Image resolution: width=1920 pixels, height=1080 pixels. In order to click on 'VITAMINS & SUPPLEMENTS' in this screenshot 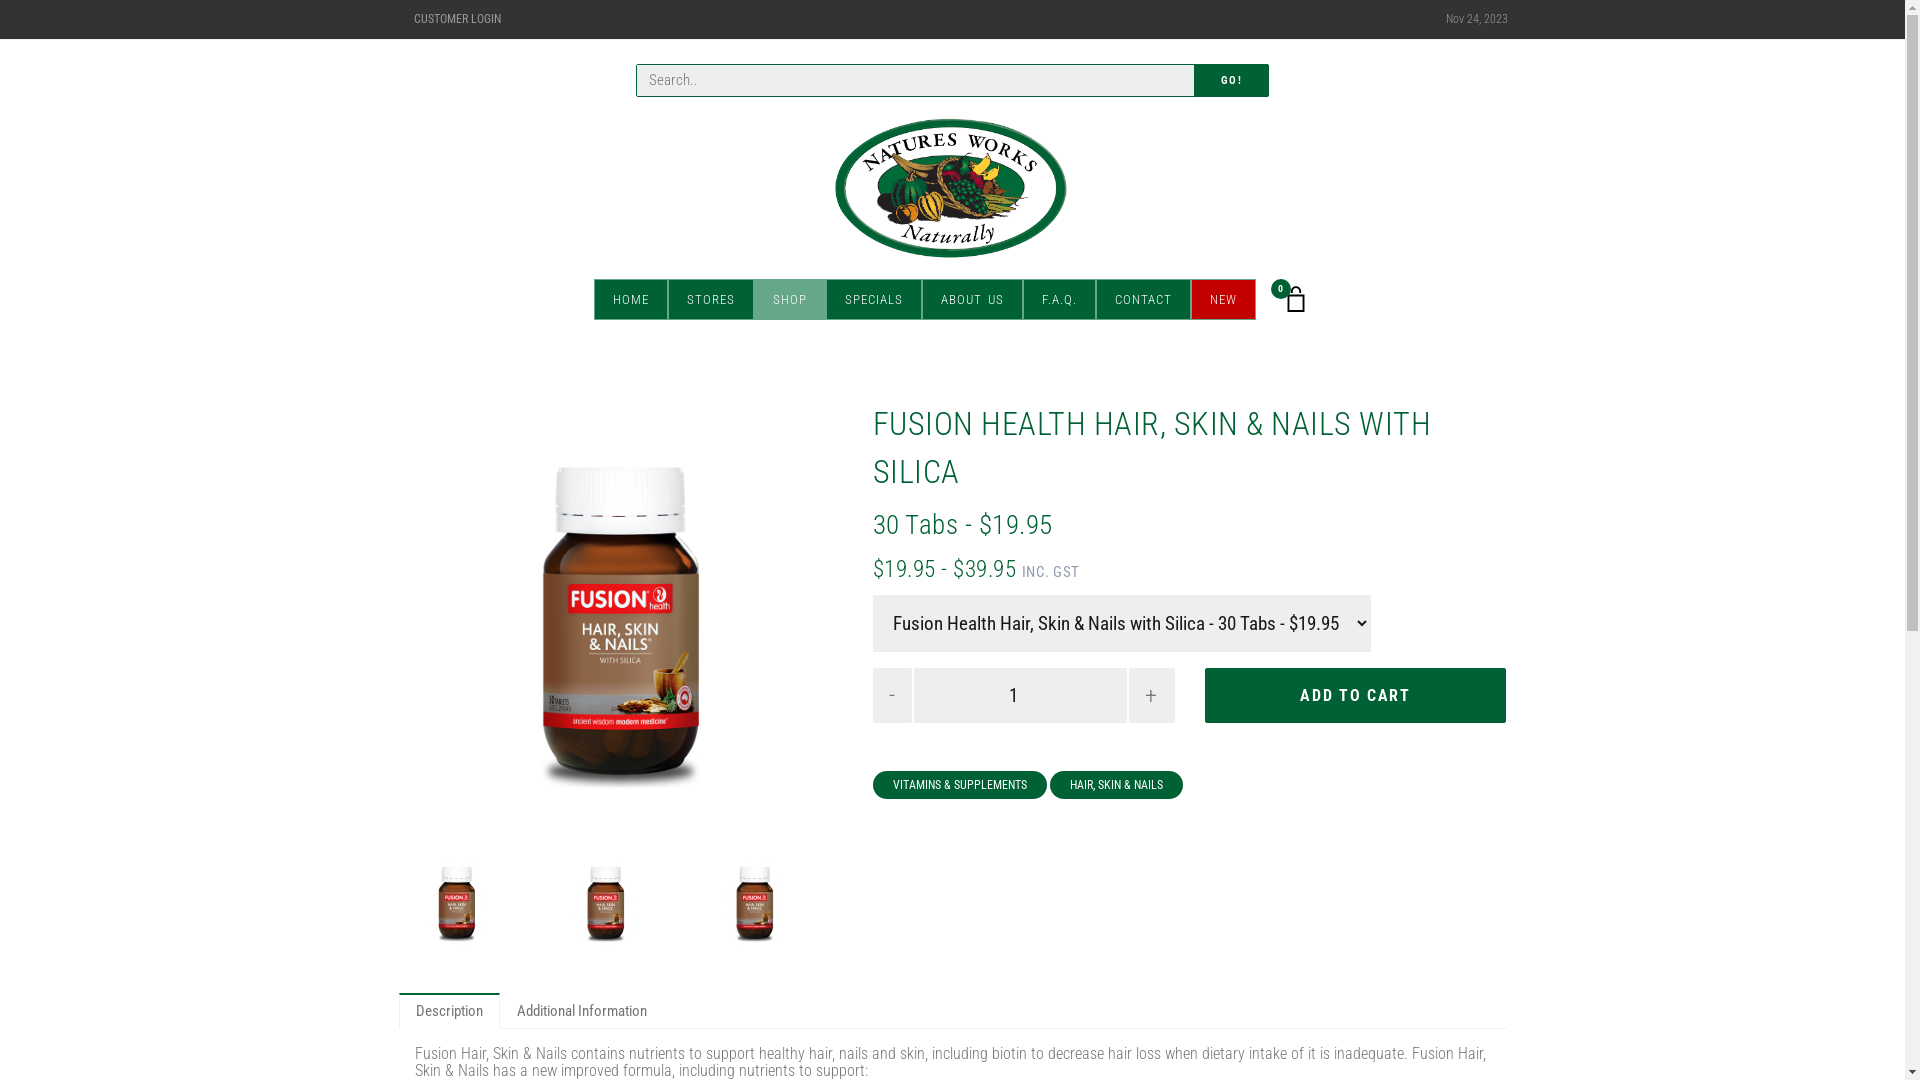, I will do `click(960, 784)`.